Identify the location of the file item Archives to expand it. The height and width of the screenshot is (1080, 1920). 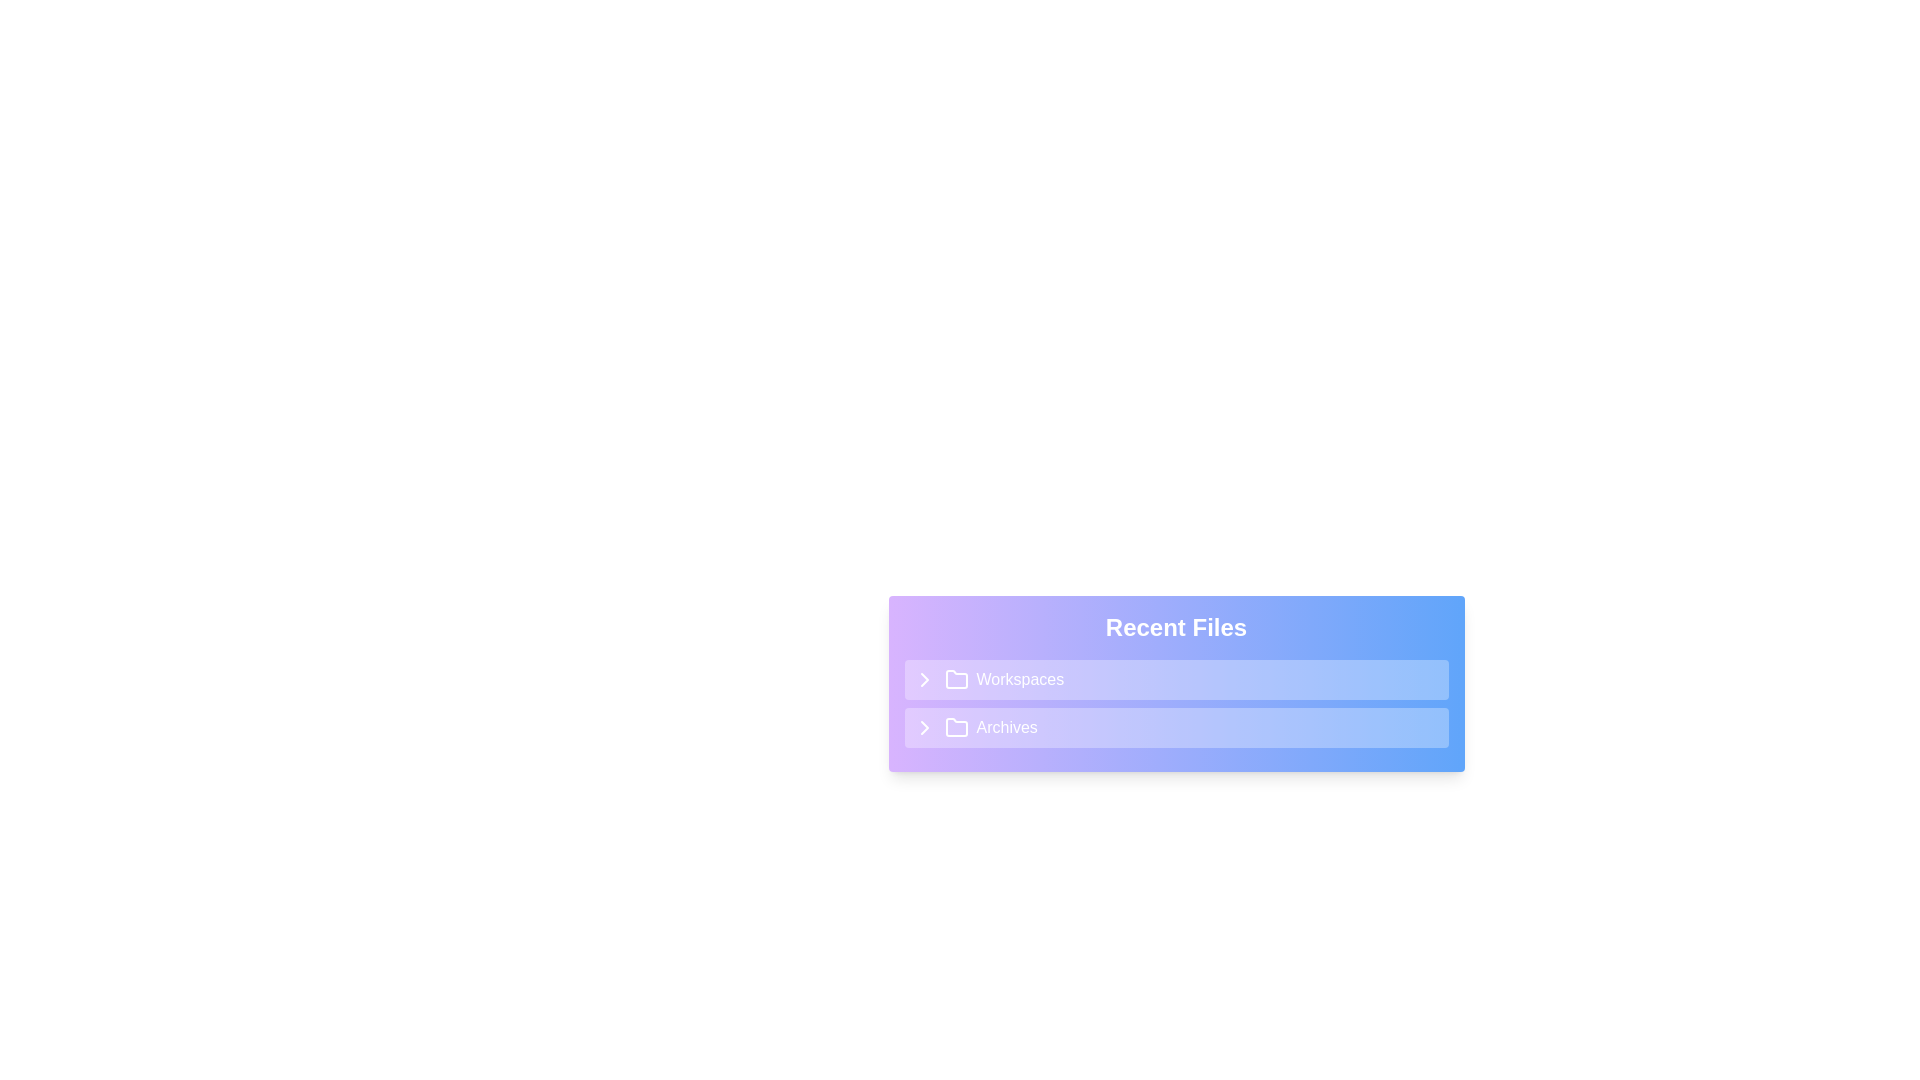
(1176, 728).